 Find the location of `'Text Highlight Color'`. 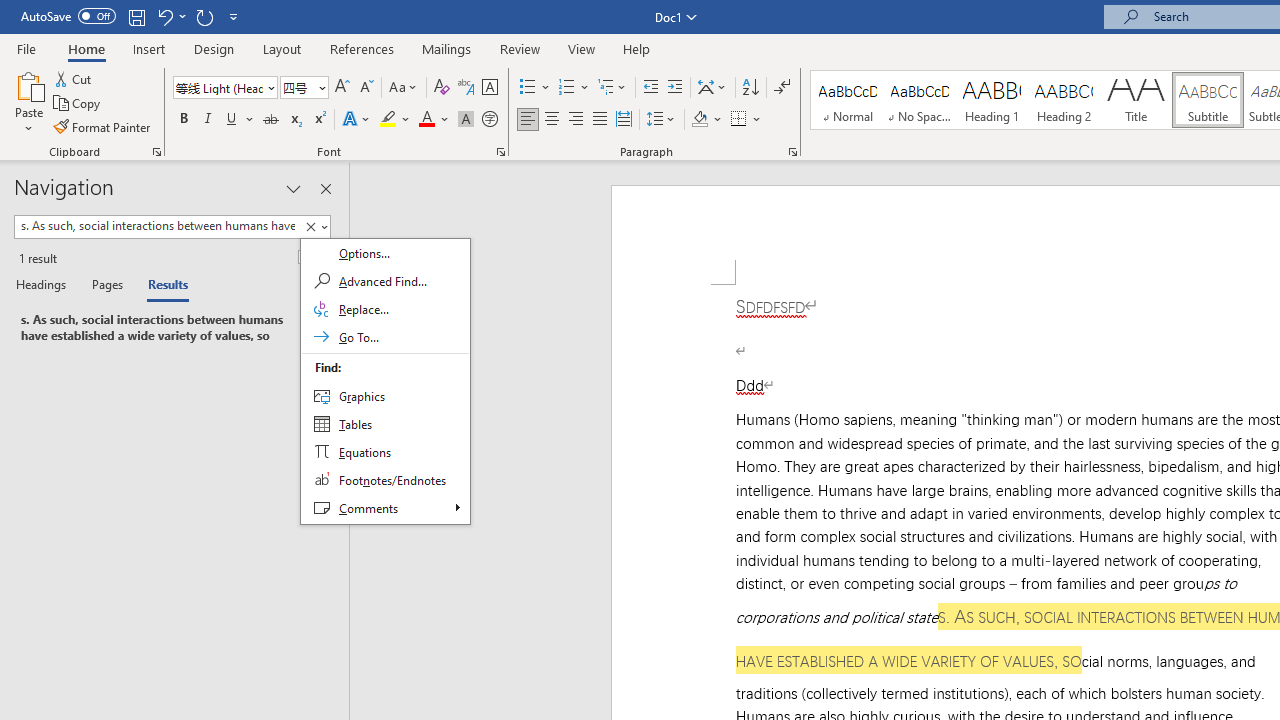

'Text Highlight Color' is located at coordinates (395, 119).